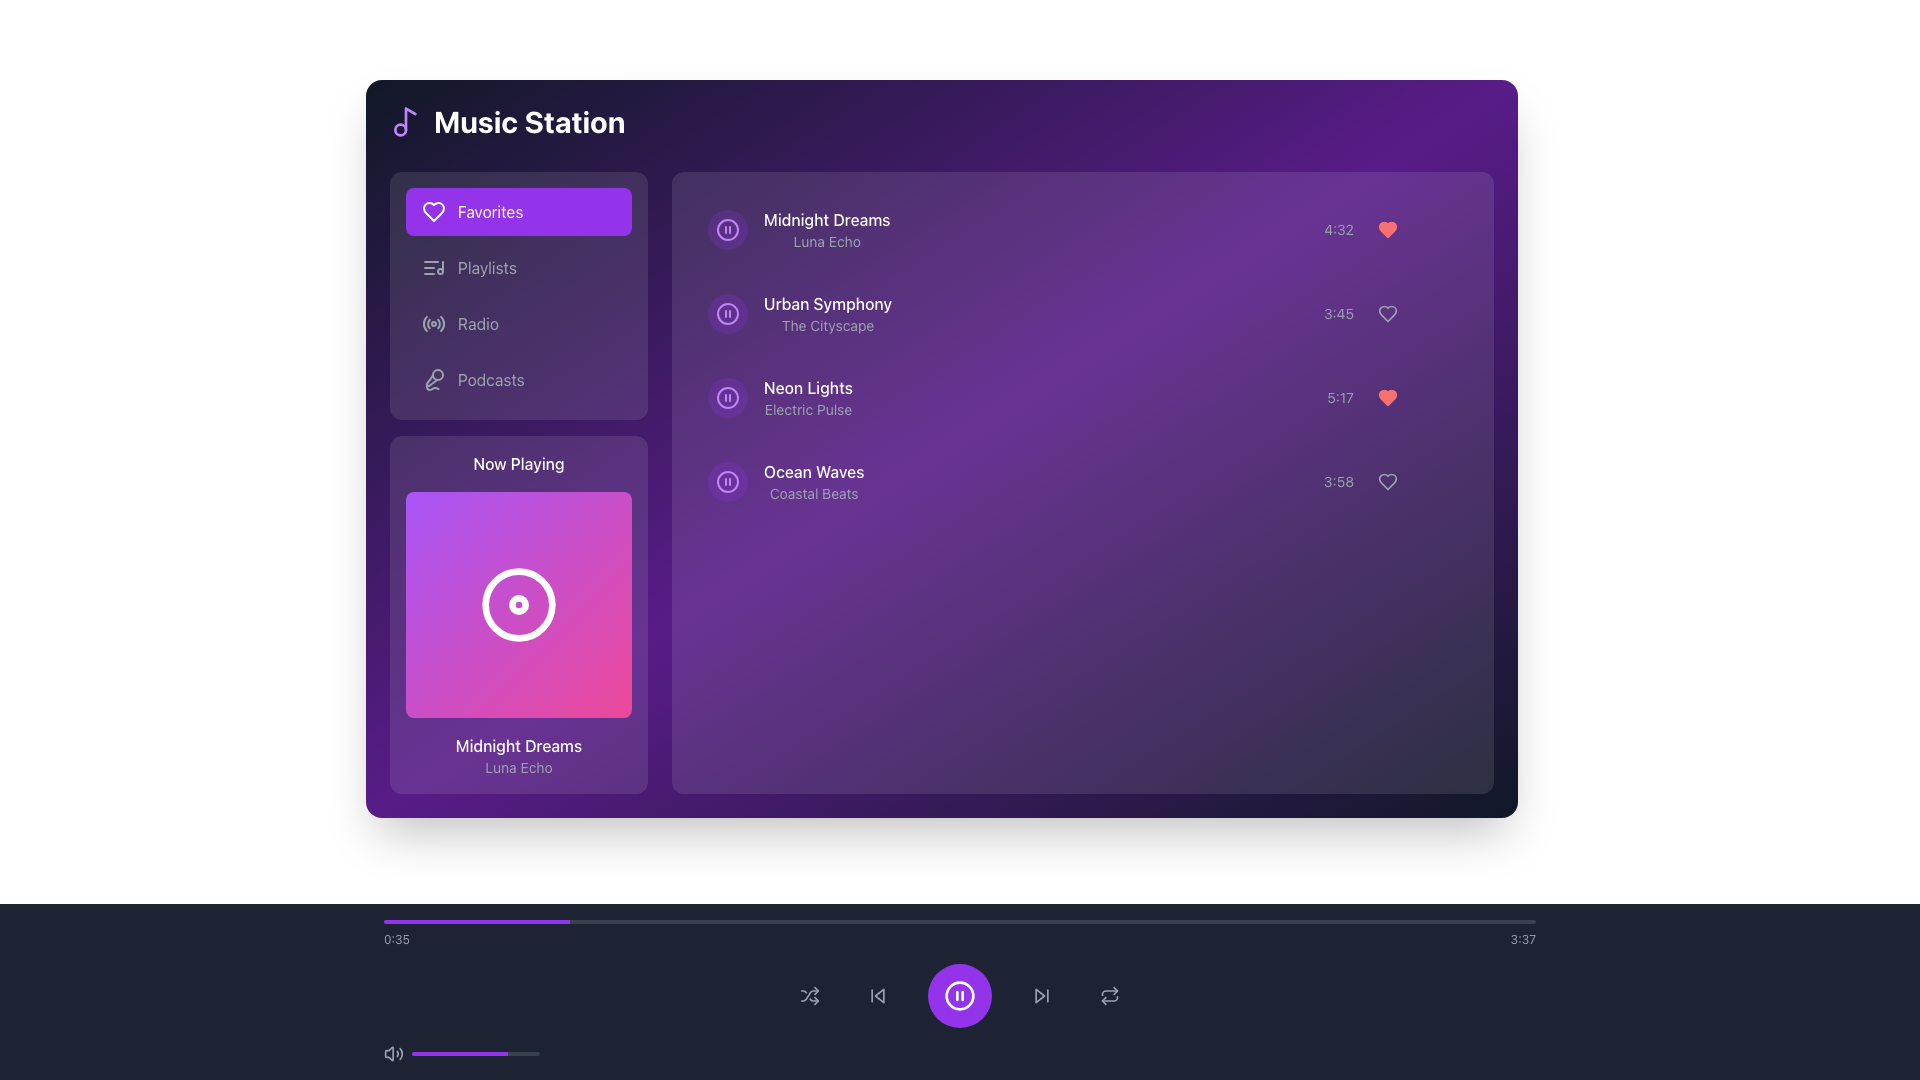 This screenshot has width=1920, height=1080. What do you see at coordinates (785, 482) in the screenshot?
I see `the text display for the music track entry, which is the fourth item in the vertical list within the 'Music Station' interface` at bounding box center [785, 482].